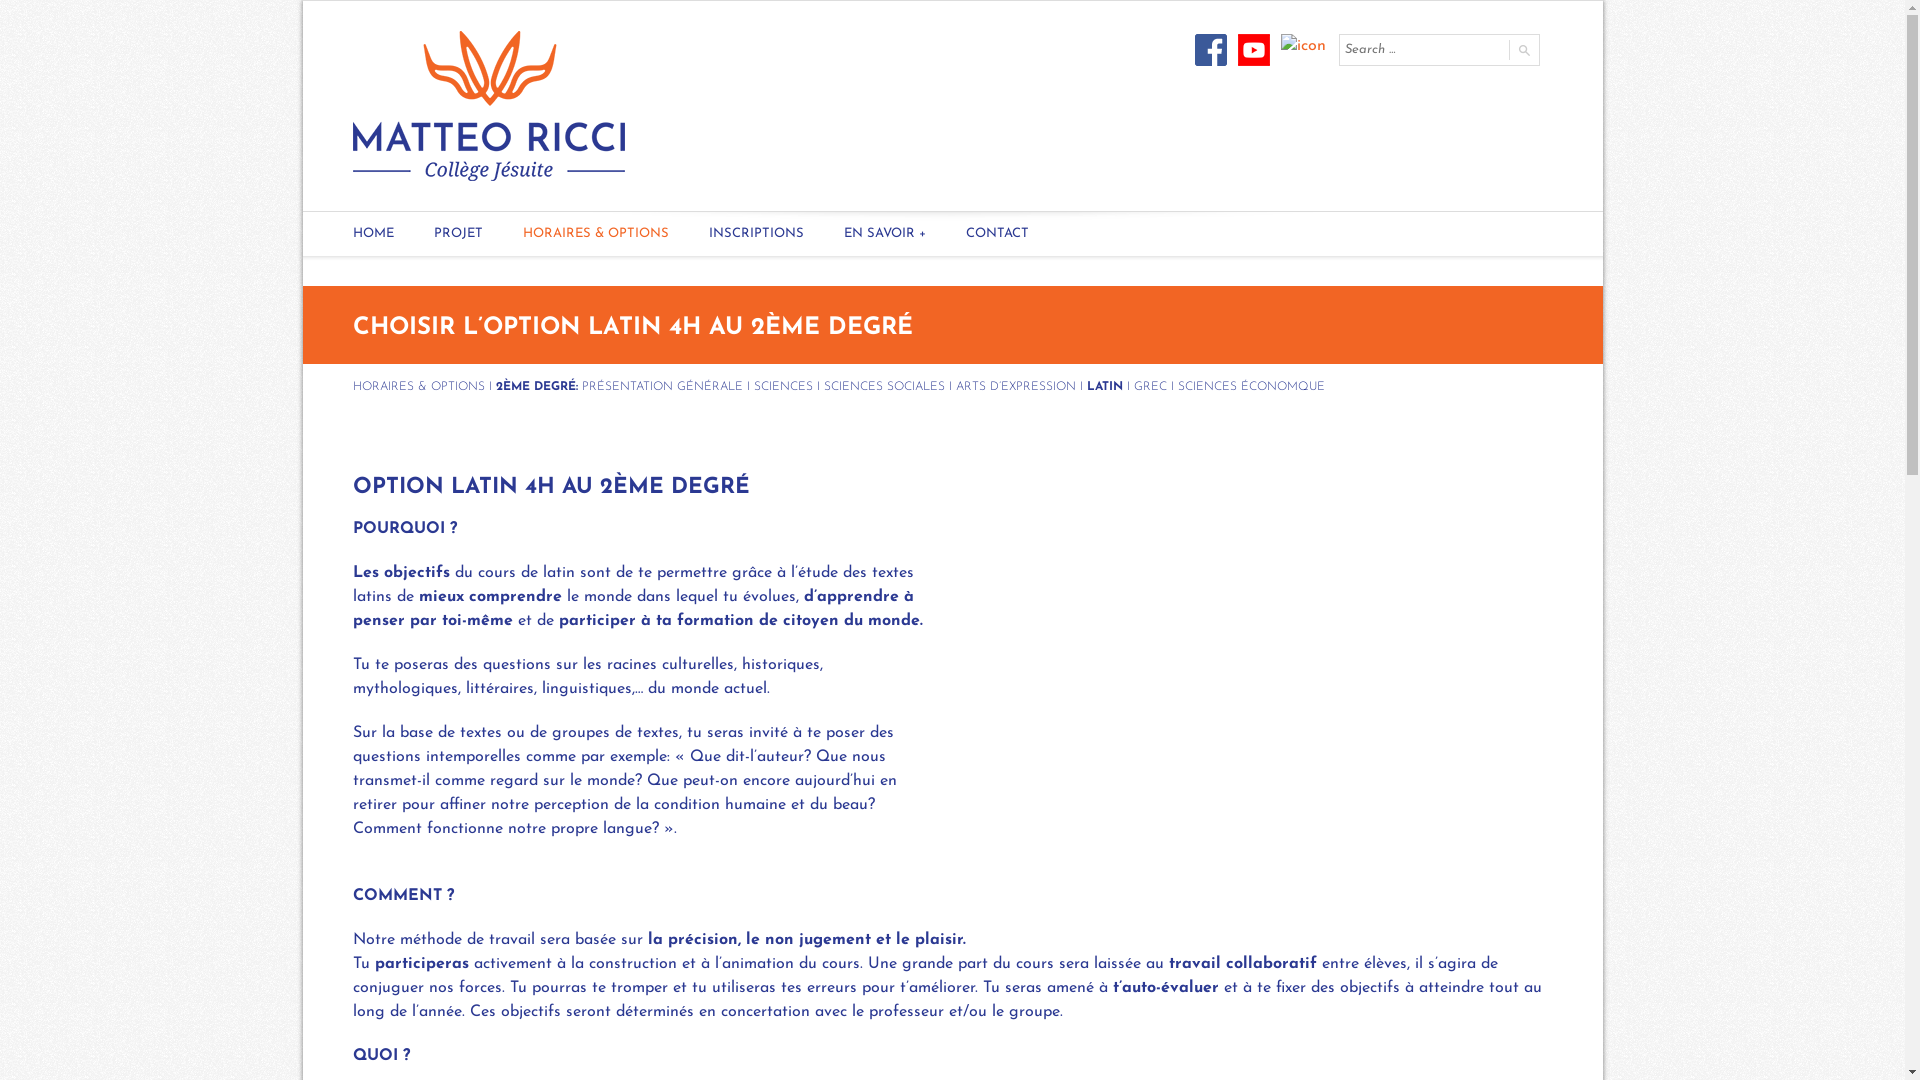 The height and width of the screenshot is (1080, 1920). Describe the element at coordinates (412, 233) in the screenshot. I see `'PROJET'` at that location.